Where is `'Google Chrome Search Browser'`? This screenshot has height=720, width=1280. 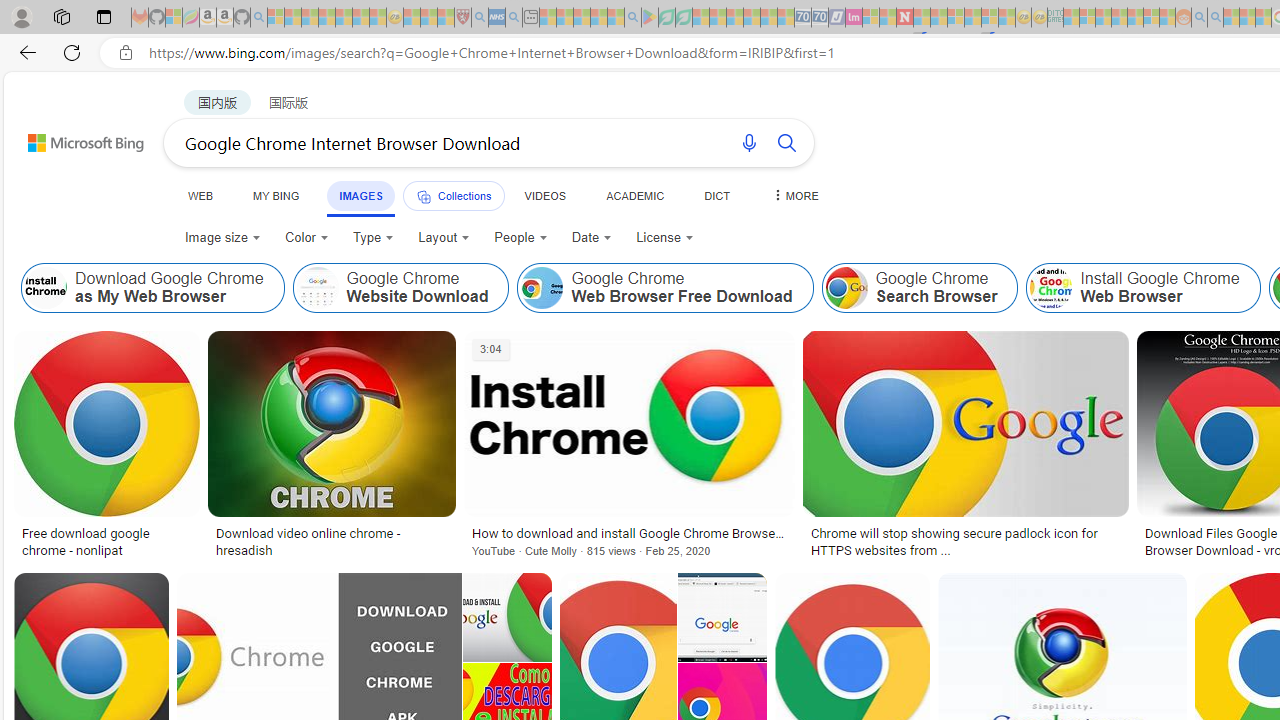 'Google Chrome Search Browser' is located at coordinates (846, 288).